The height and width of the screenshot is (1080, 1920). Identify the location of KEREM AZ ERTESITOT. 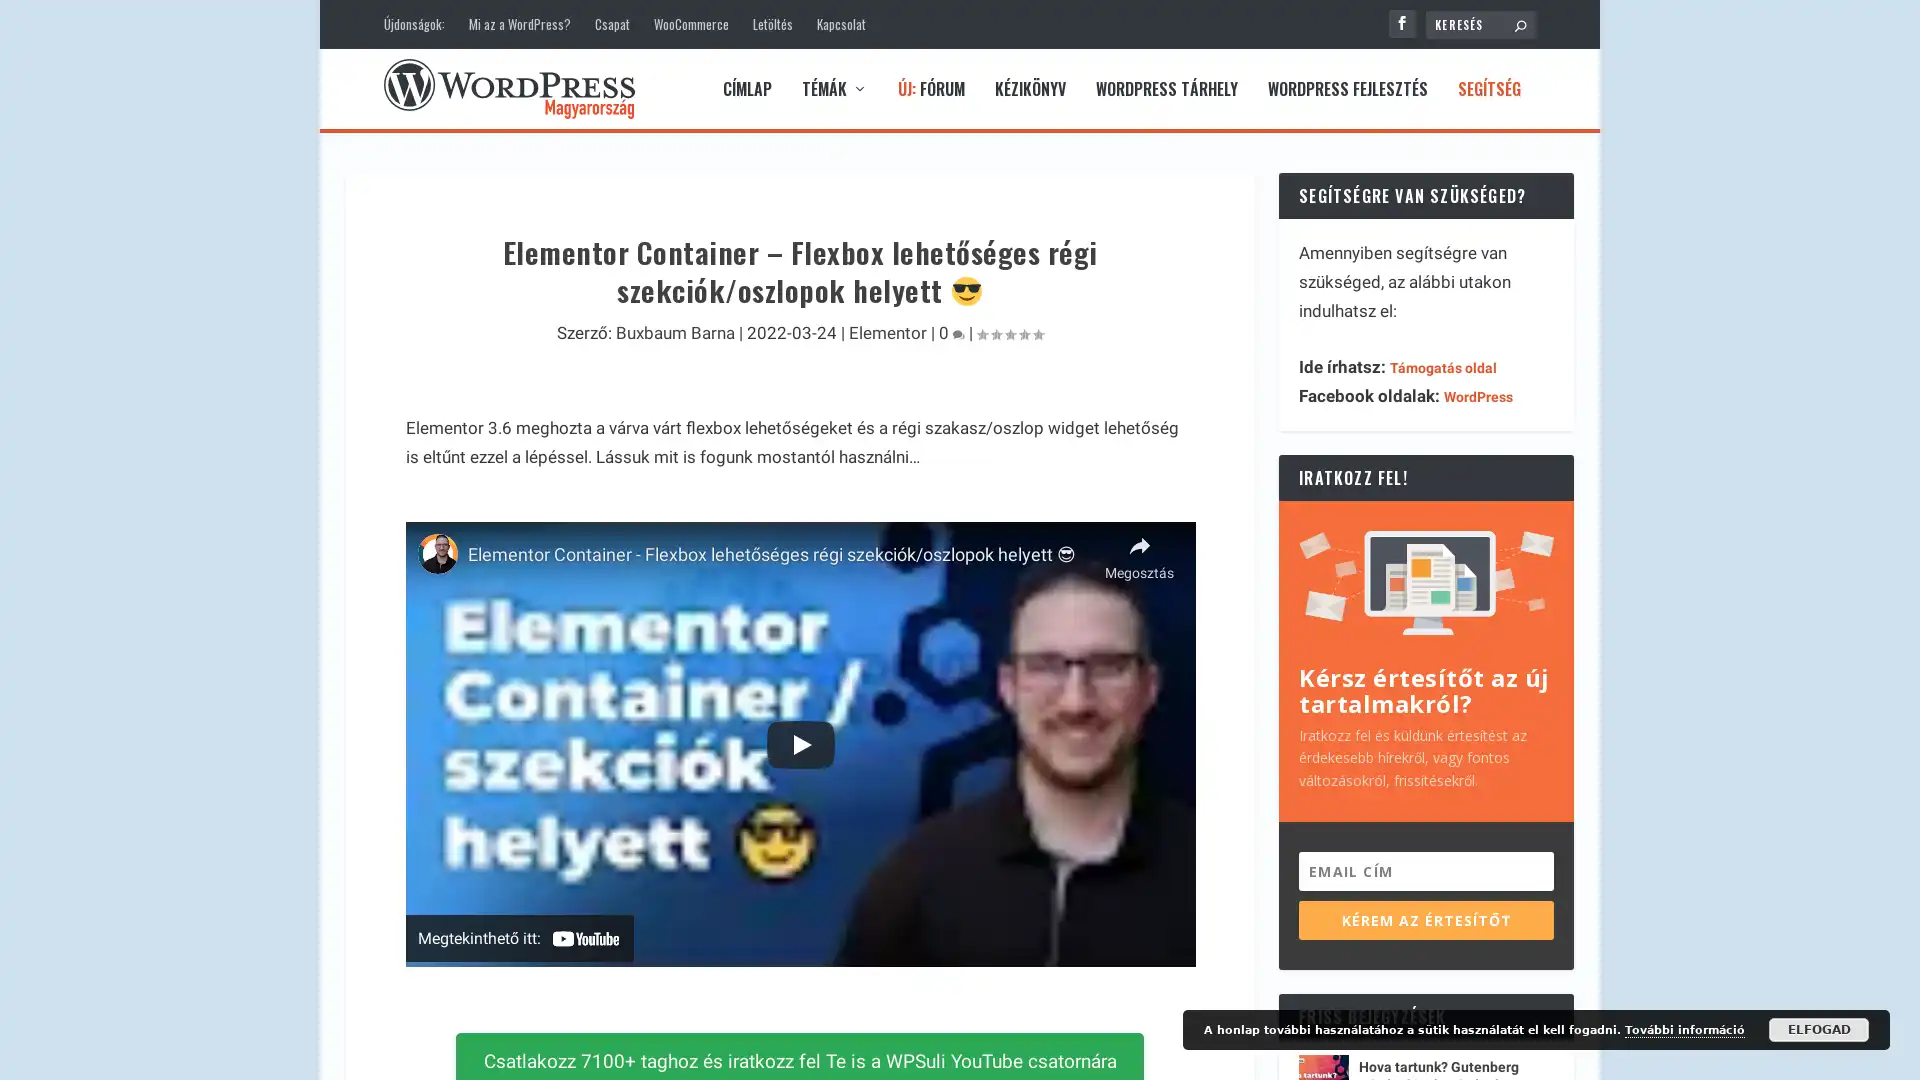
(1425, 919).